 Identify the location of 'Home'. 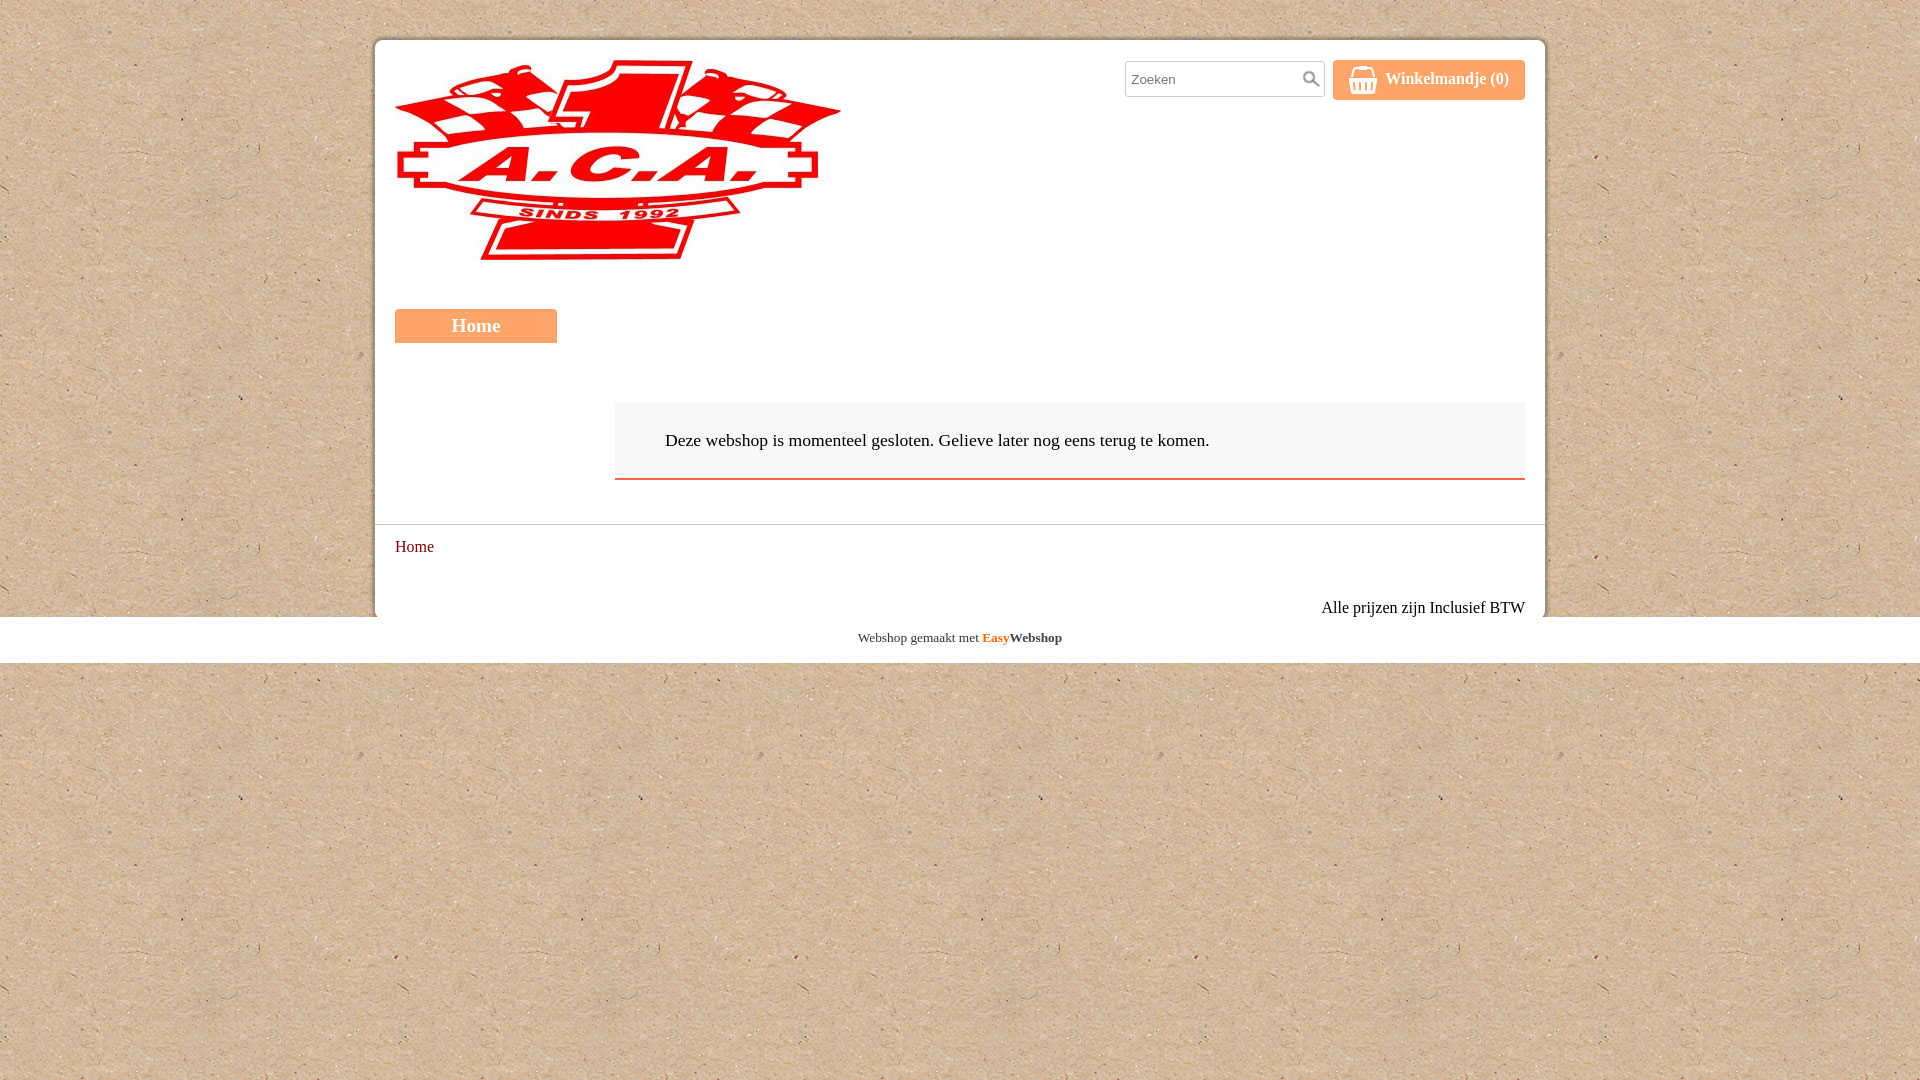
(413, 547).